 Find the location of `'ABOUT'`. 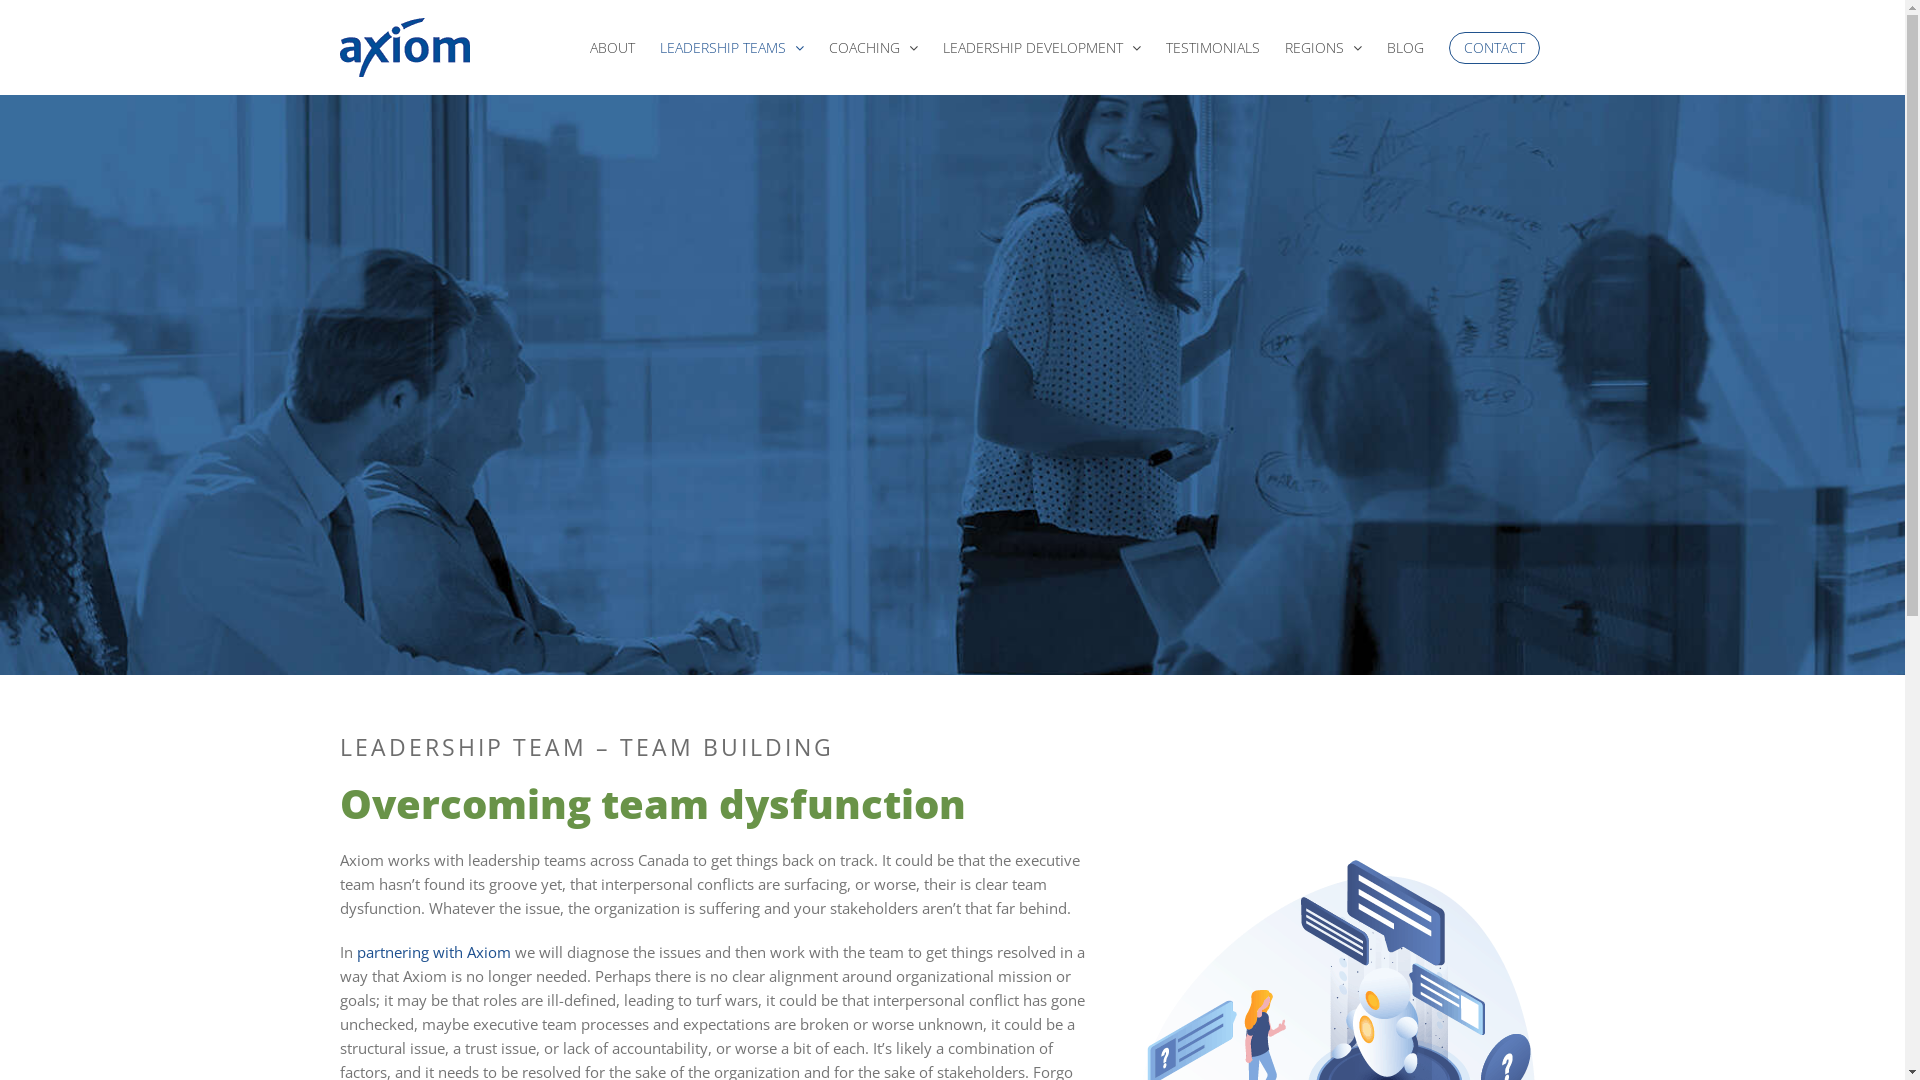

'ABOUT' is located at coordinates (611, 46).